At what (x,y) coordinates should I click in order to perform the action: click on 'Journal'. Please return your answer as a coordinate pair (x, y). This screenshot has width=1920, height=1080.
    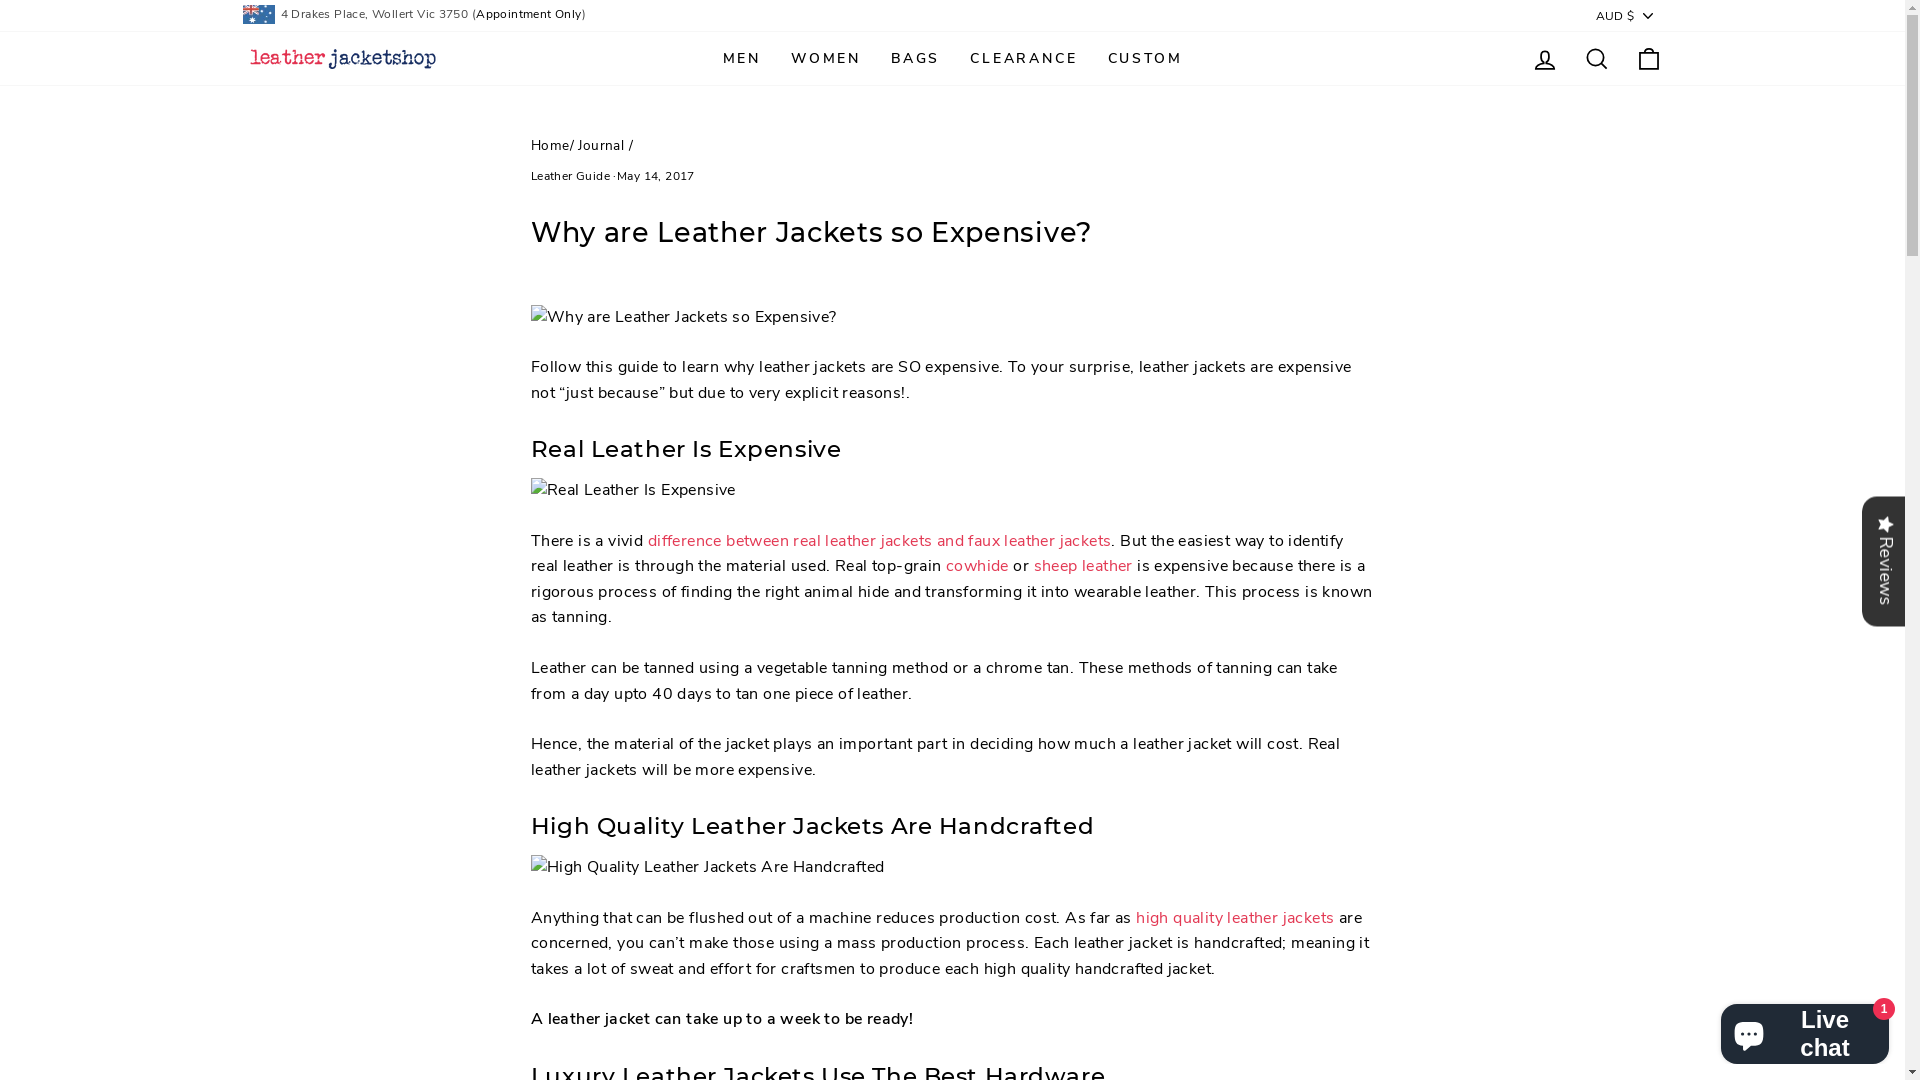
    Looking at the image, I should click on (599, 144).